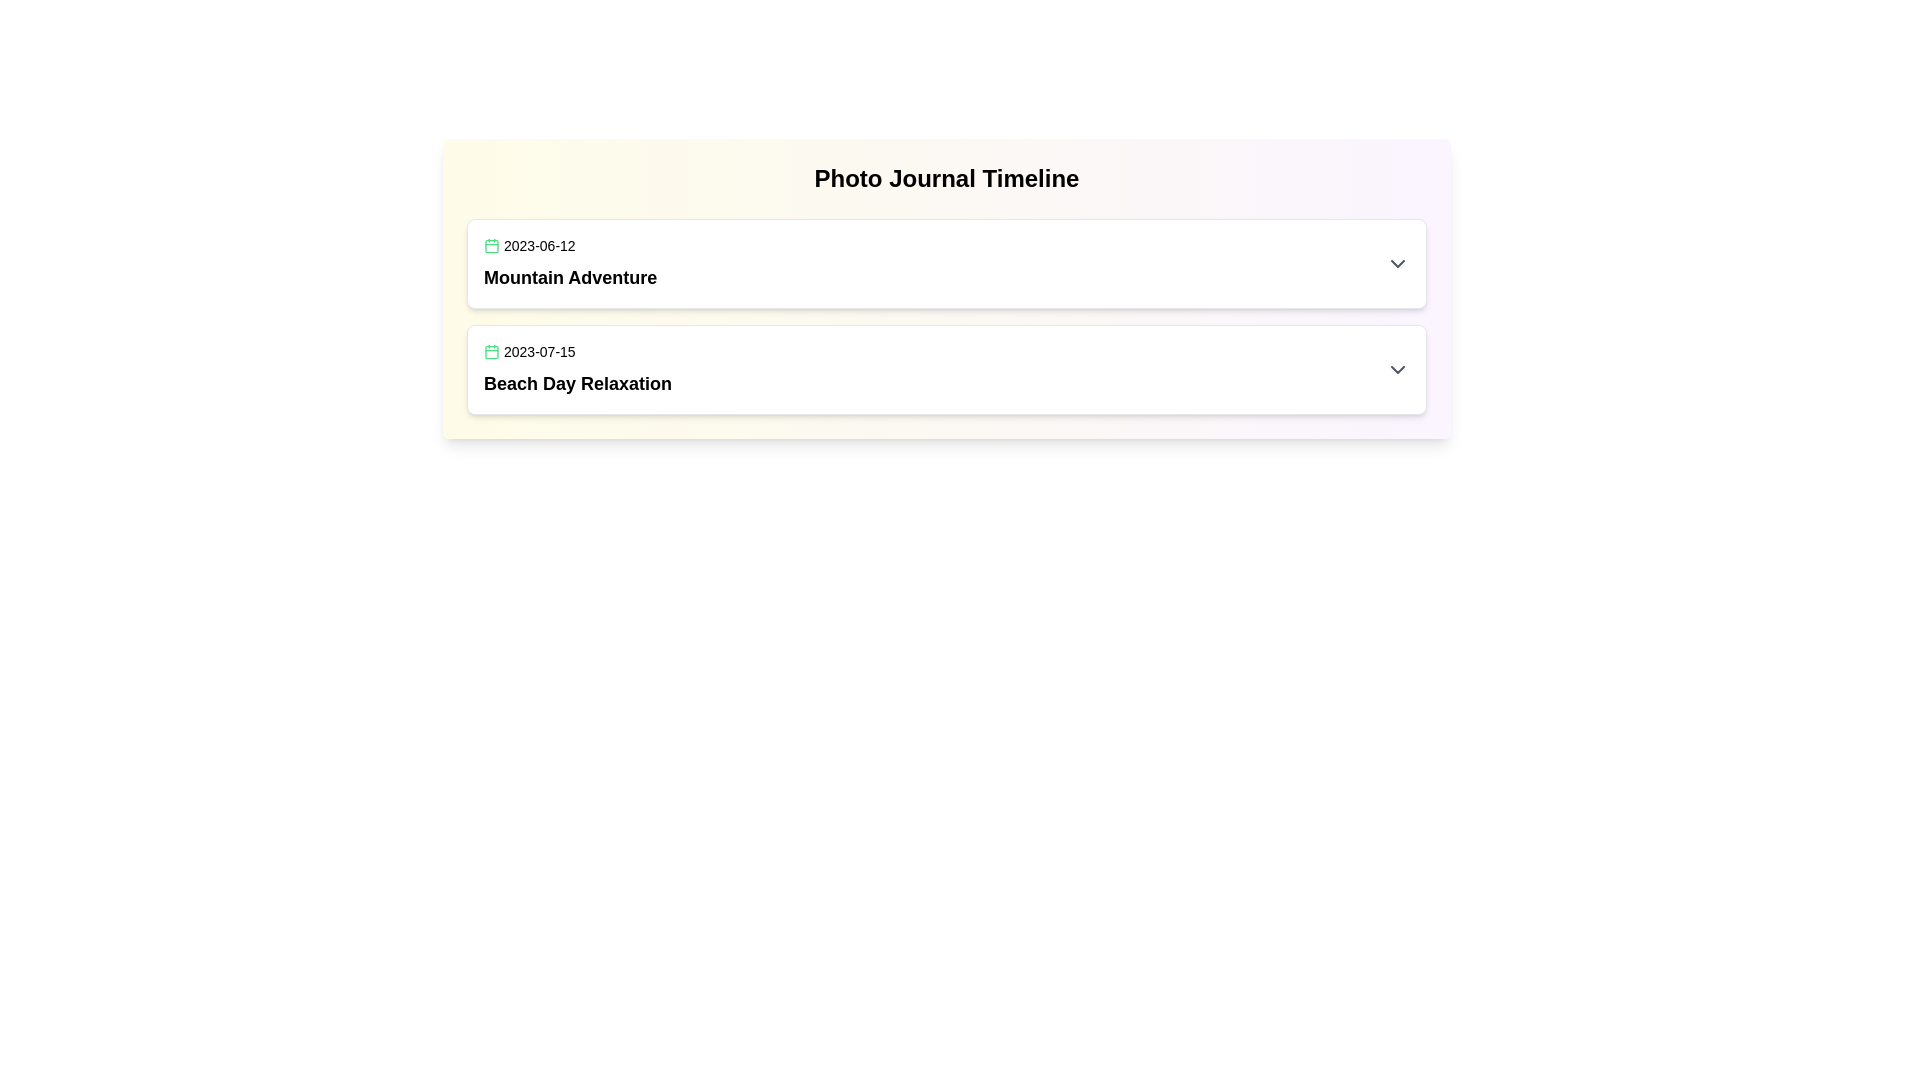  Describe the element at coordinates (491, 245) in the screenshot. I see `the calendar icon next to the text '2023-06-12' in the first entry of the timeline list` at that location.